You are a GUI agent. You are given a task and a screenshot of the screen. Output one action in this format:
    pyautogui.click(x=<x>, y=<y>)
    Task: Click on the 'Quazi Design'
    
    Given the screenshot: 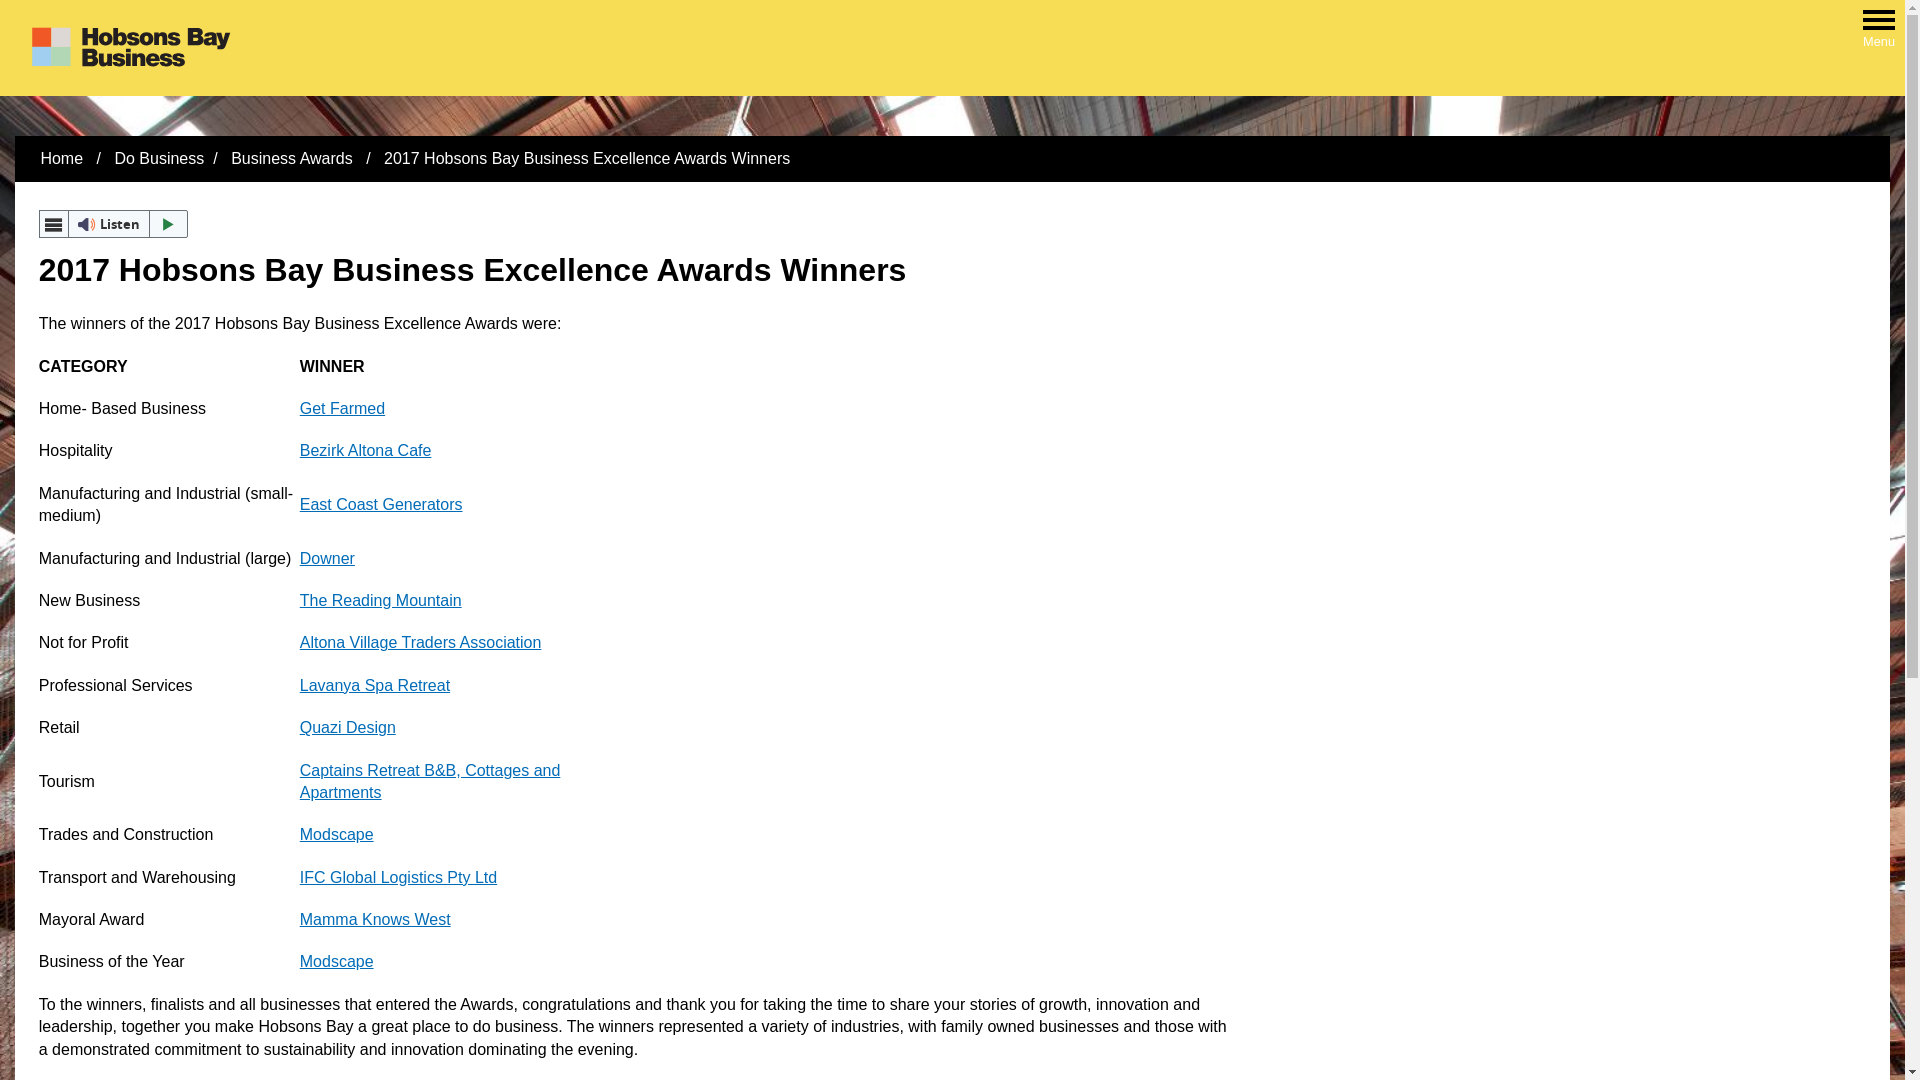 What is the action you would take?
    pyautogui.click(x=347, y=727)
    